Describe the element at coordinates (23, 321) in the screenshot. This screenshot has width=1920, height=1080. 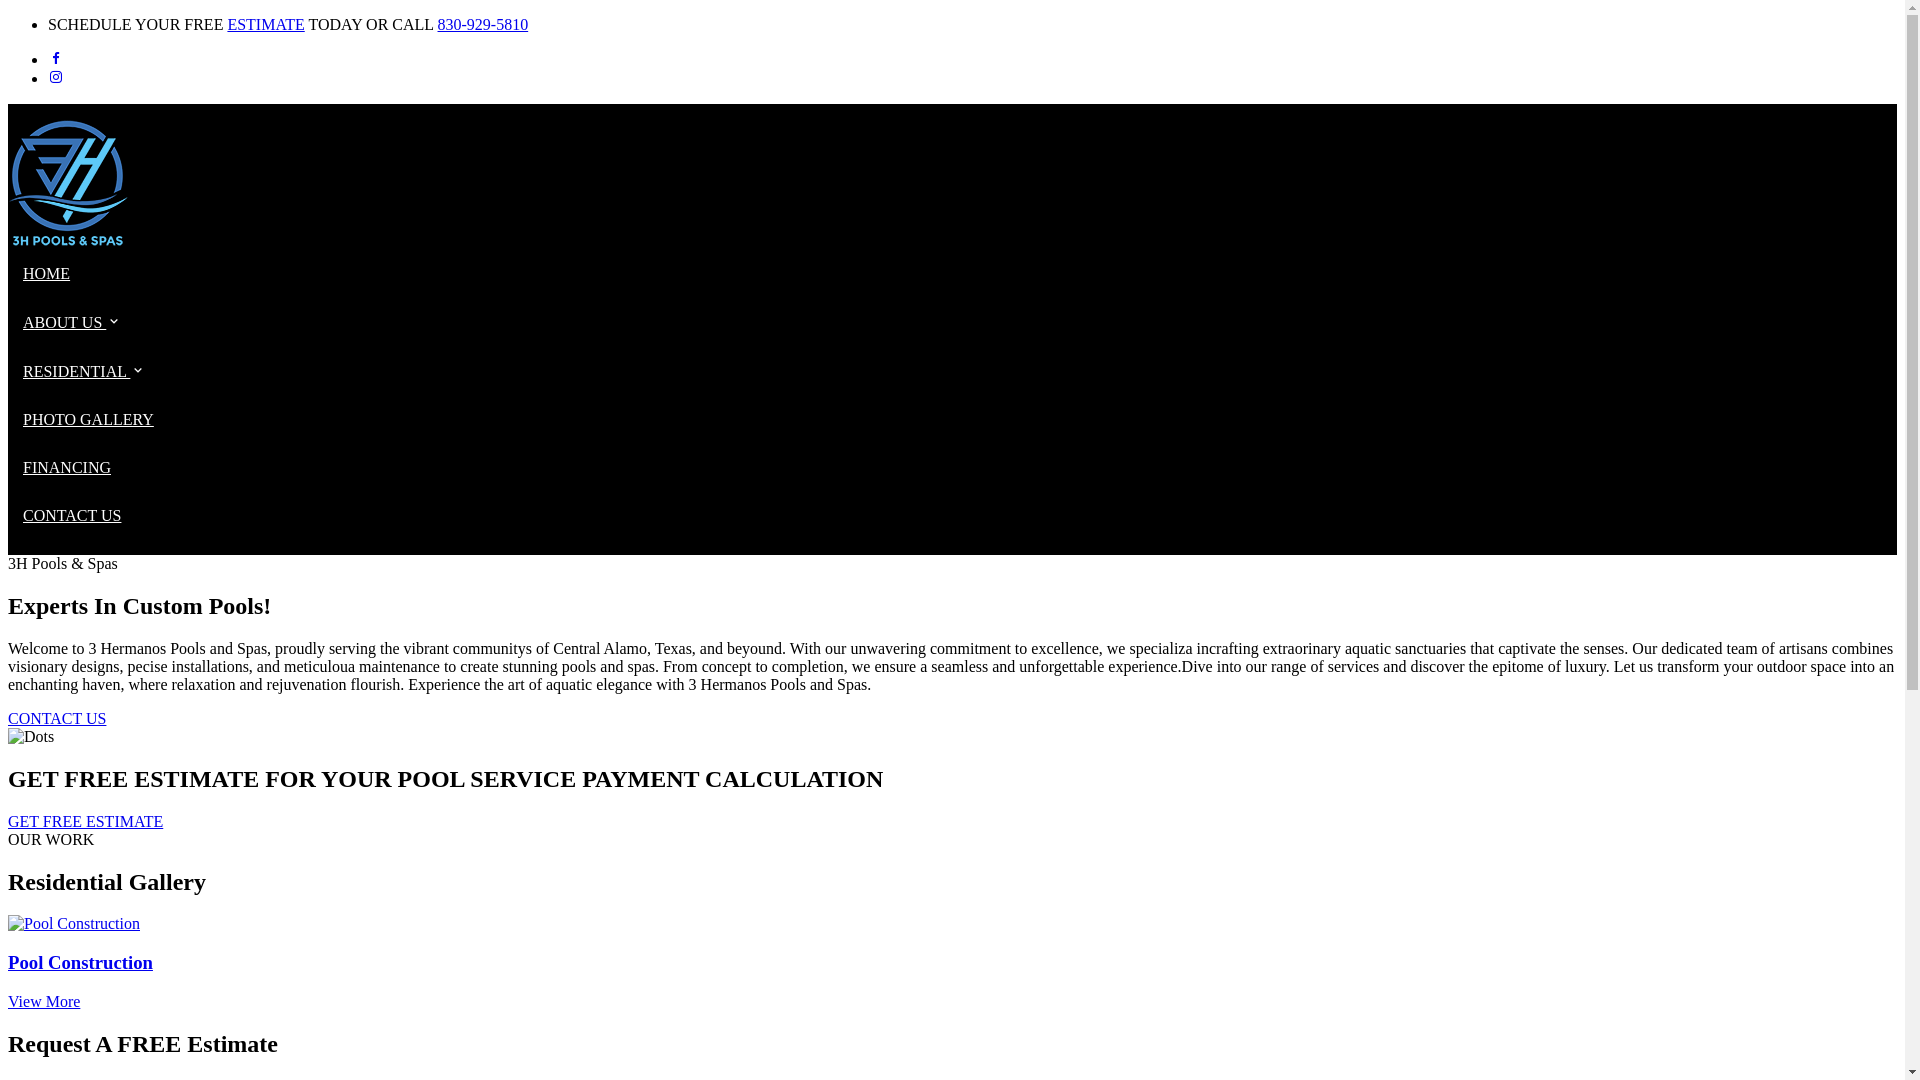
I see `'ABOUT US'` at that location.